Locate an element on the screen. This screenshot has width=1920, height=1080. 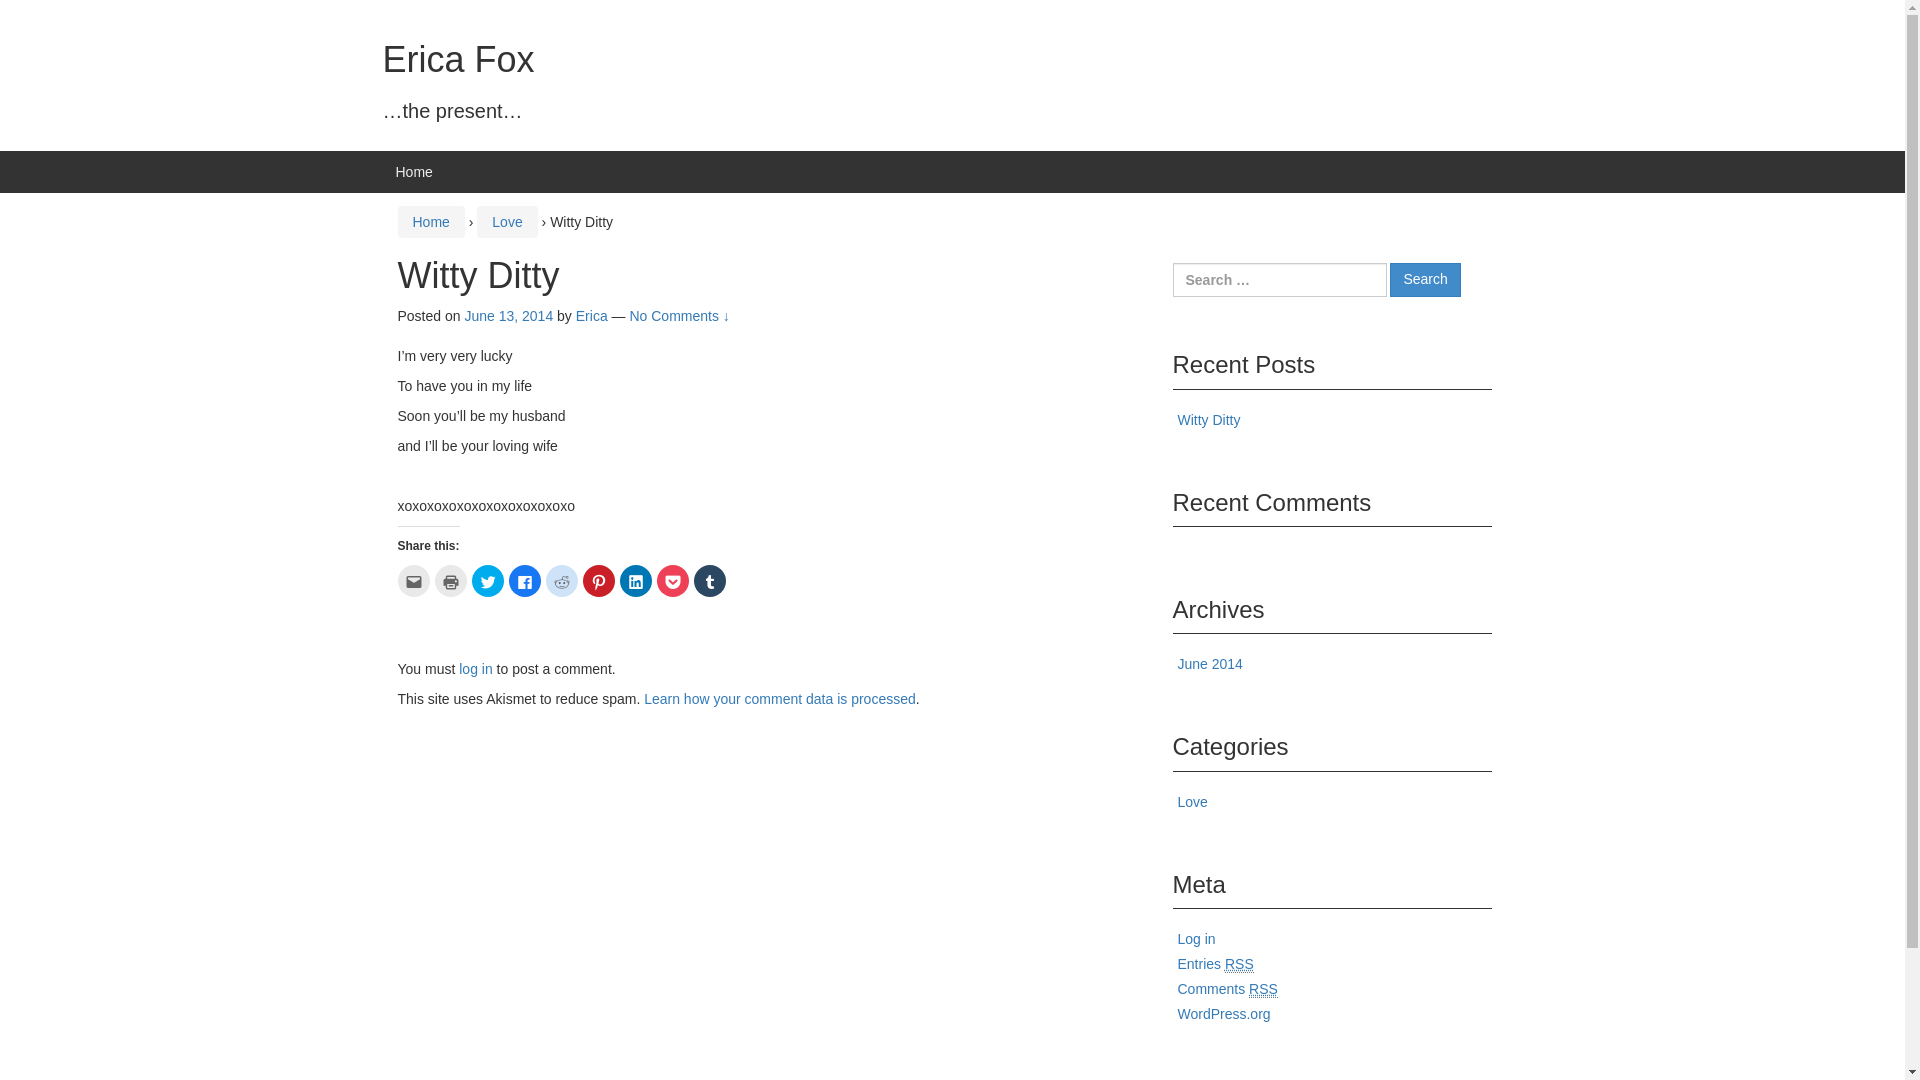
'Click to share on LinkedIn (Opens in new window)' is located at coordinates (618, 581).